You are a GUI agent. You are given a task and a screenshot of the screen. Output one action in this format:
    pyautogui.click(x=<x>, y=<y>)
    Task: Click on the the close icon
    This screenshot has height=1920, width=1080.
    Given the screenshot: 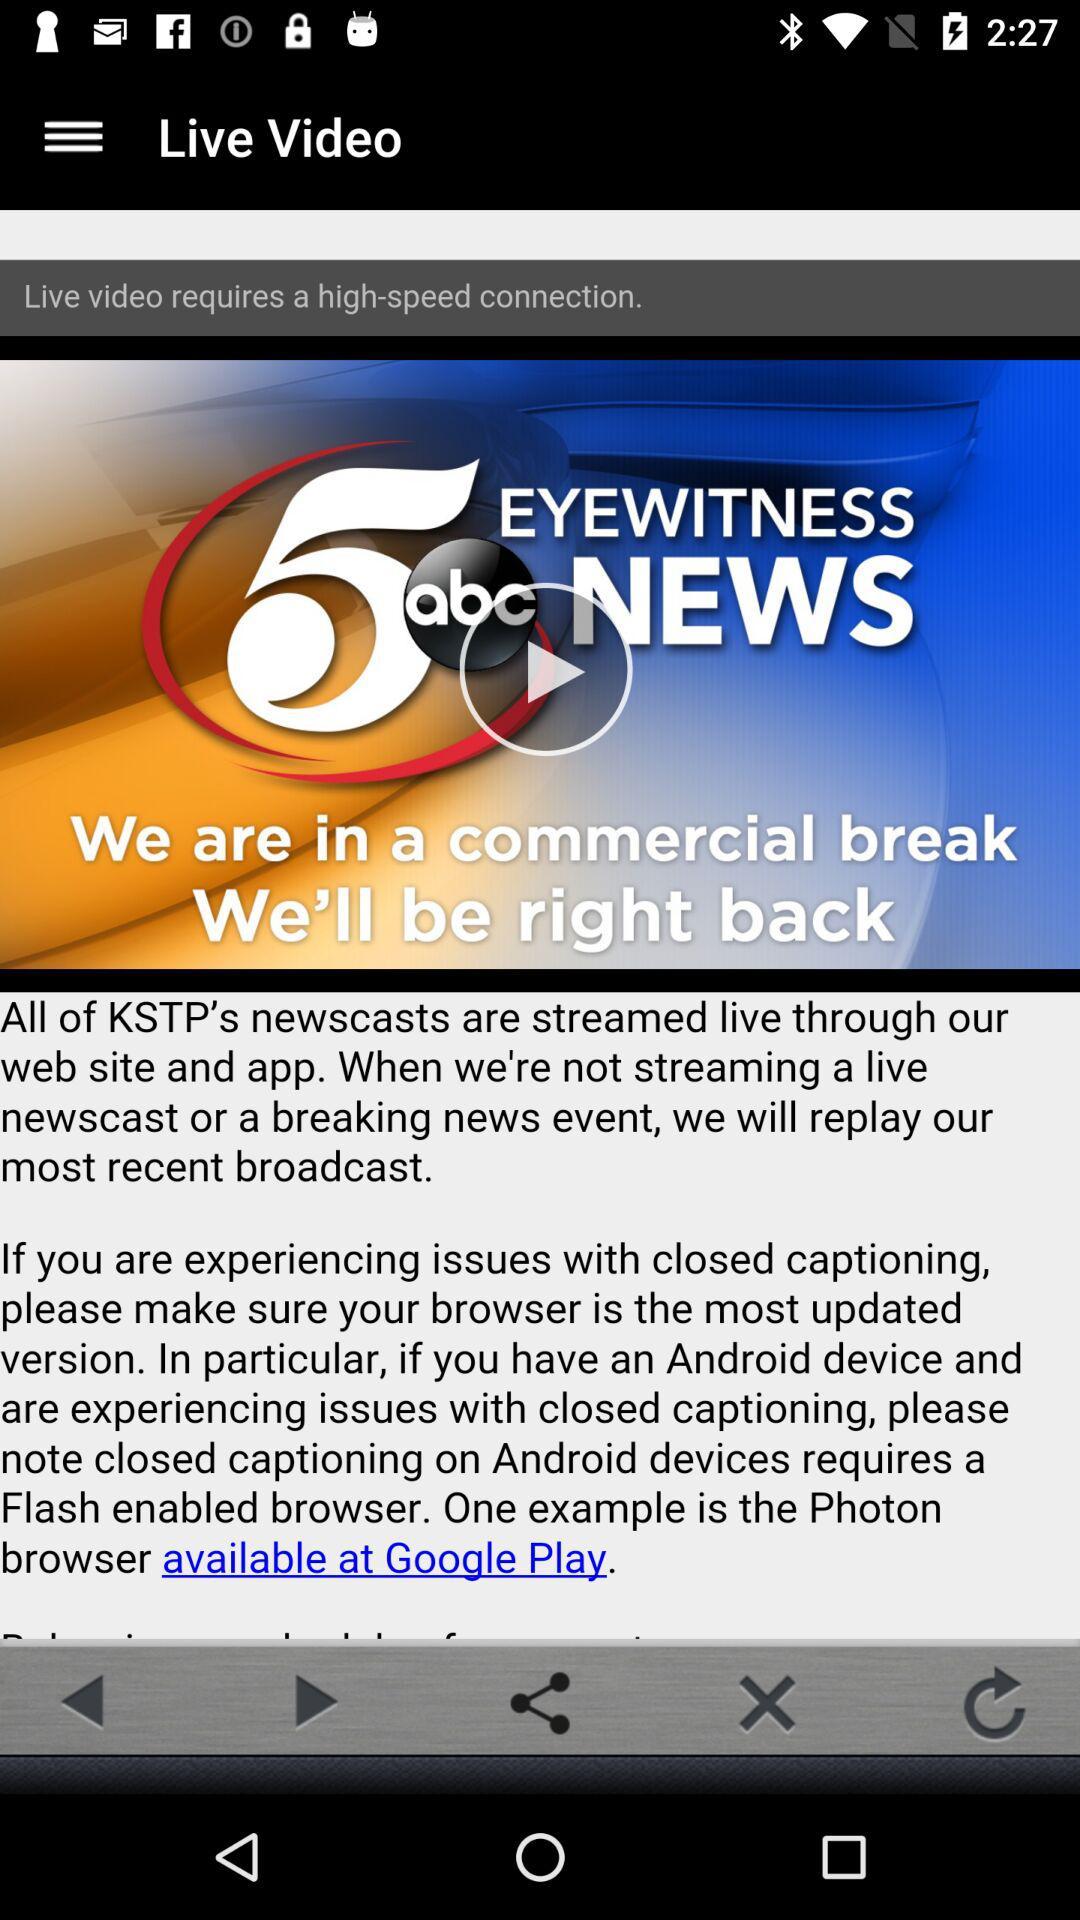 What is the action you would take?
    pyautogui.click(x=766, y=1702)
    